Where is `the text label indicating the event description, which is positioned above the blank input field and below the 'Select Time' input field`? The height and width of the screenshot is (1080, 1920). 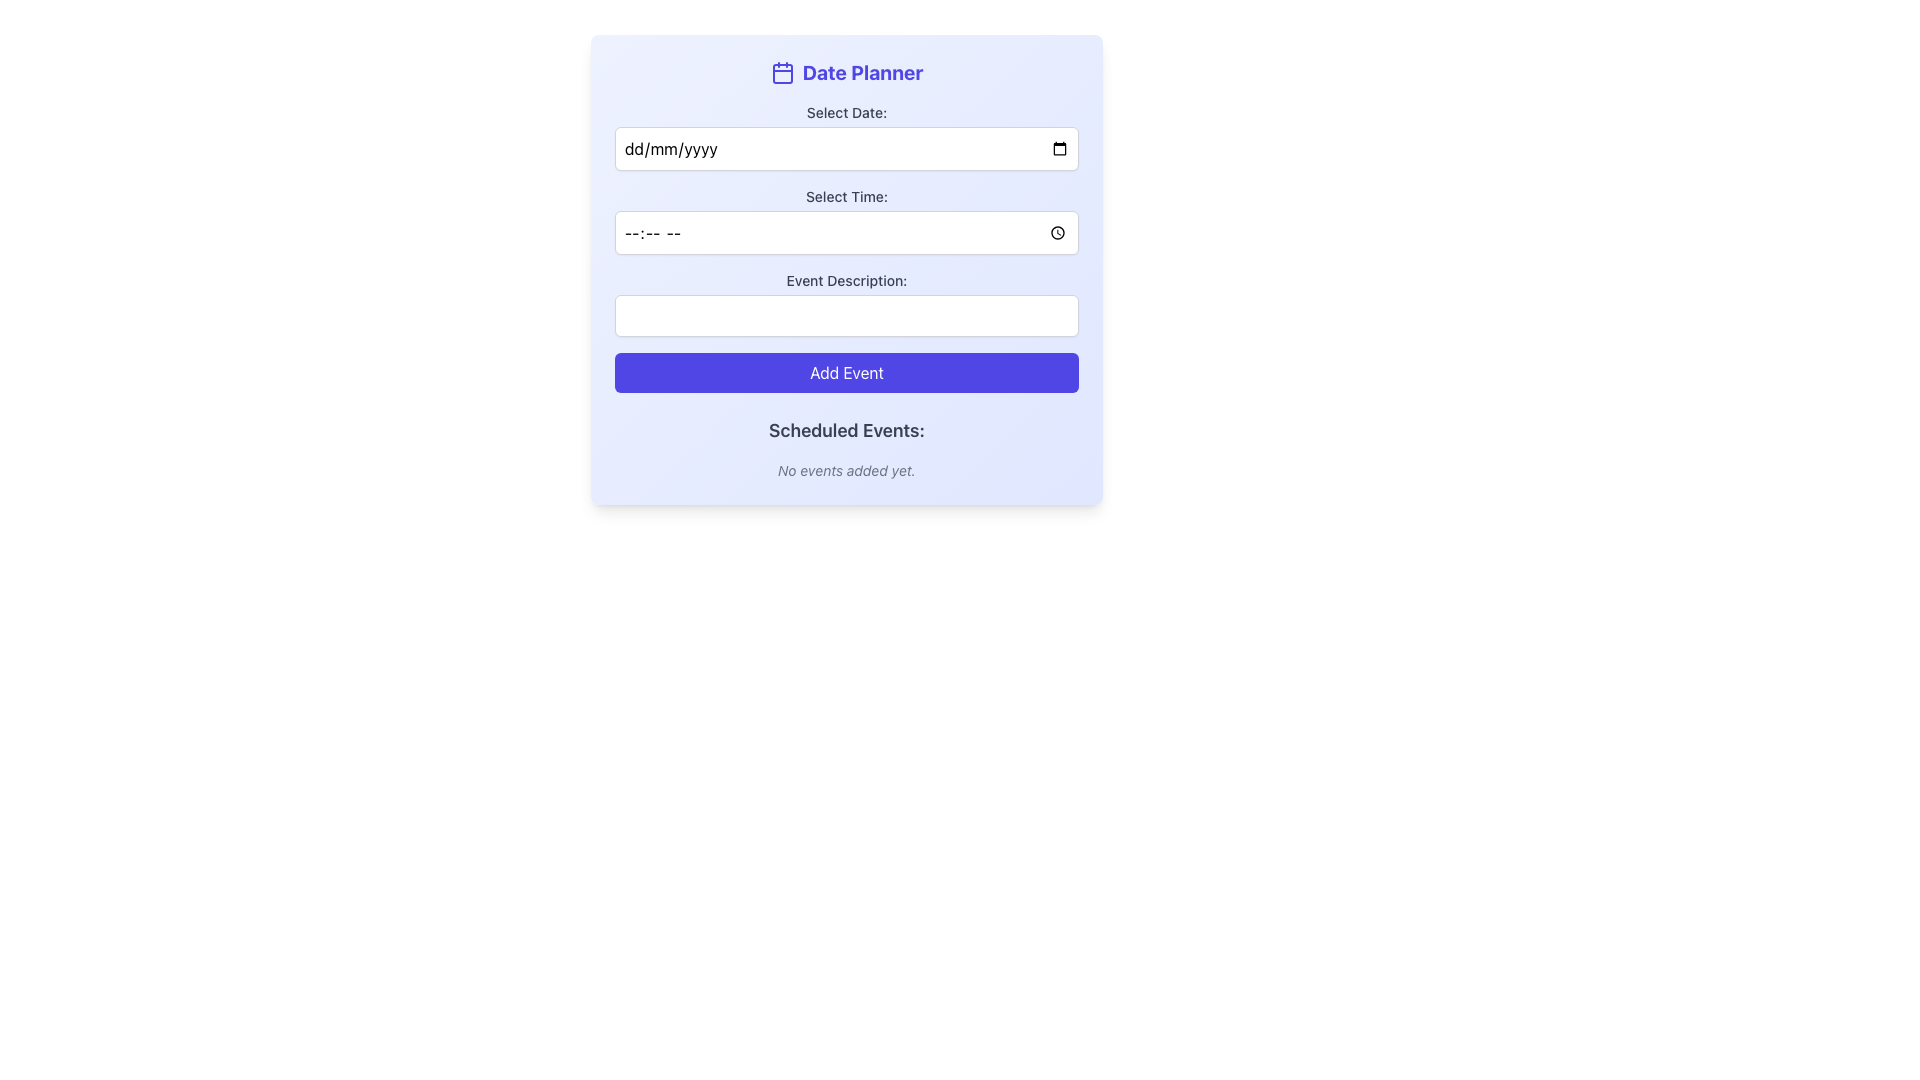 the text label indicating the event description, which is positioned above the blank input field and below the 'Select Time' input field is located at coordinates (846, 281).